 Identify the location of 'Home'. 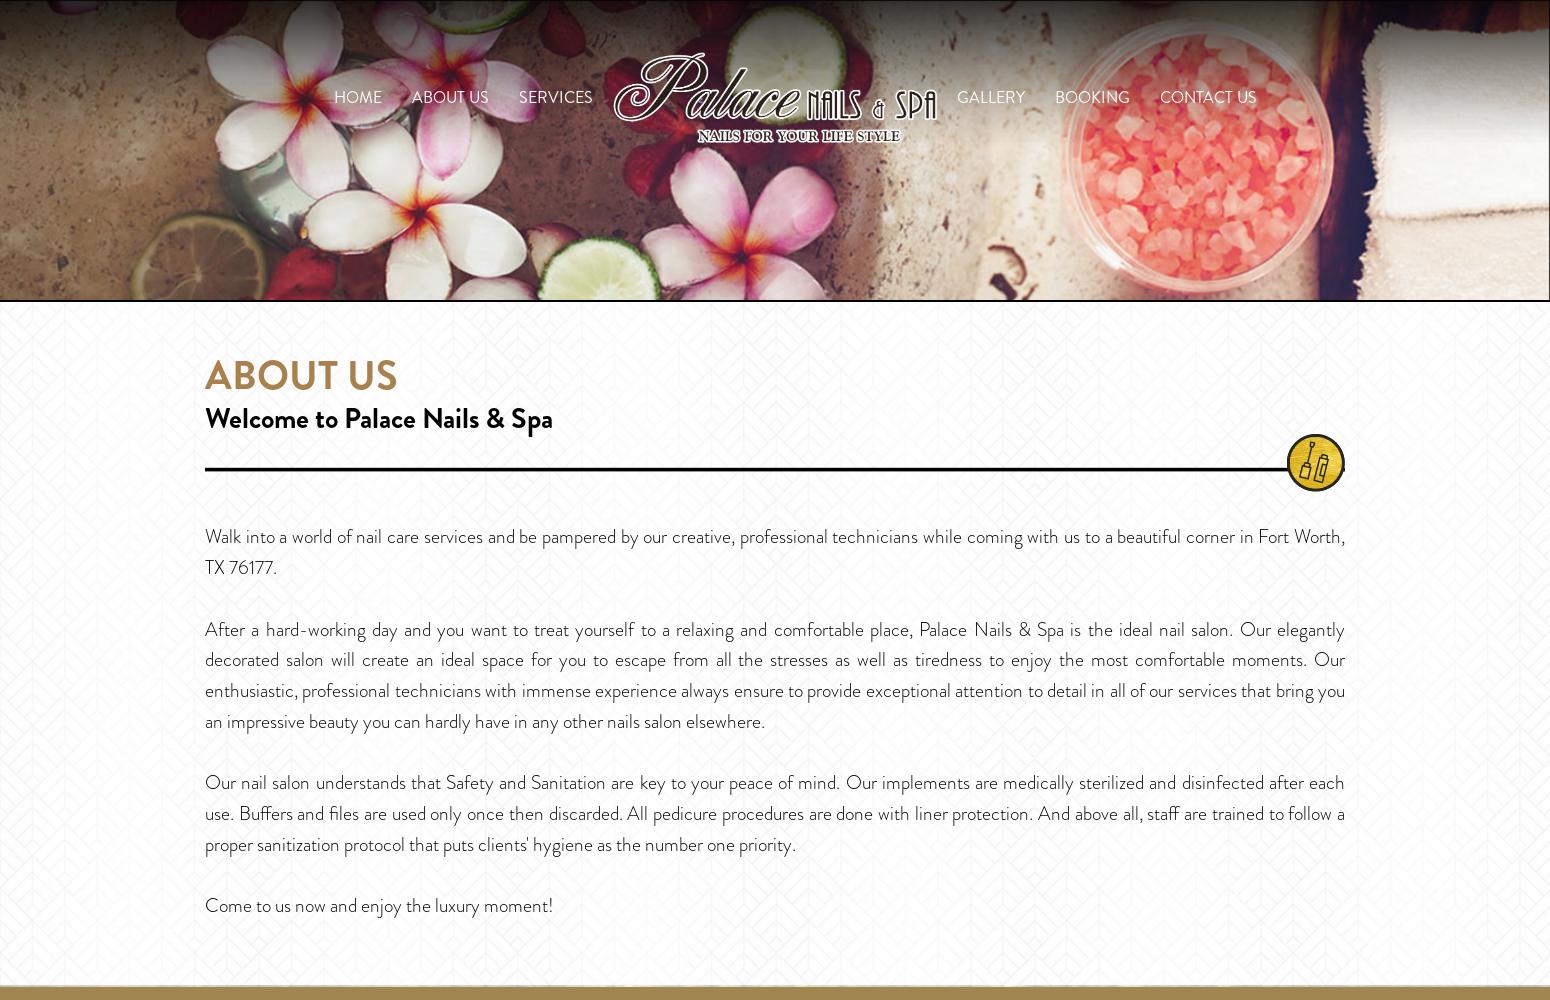
(333, 96).